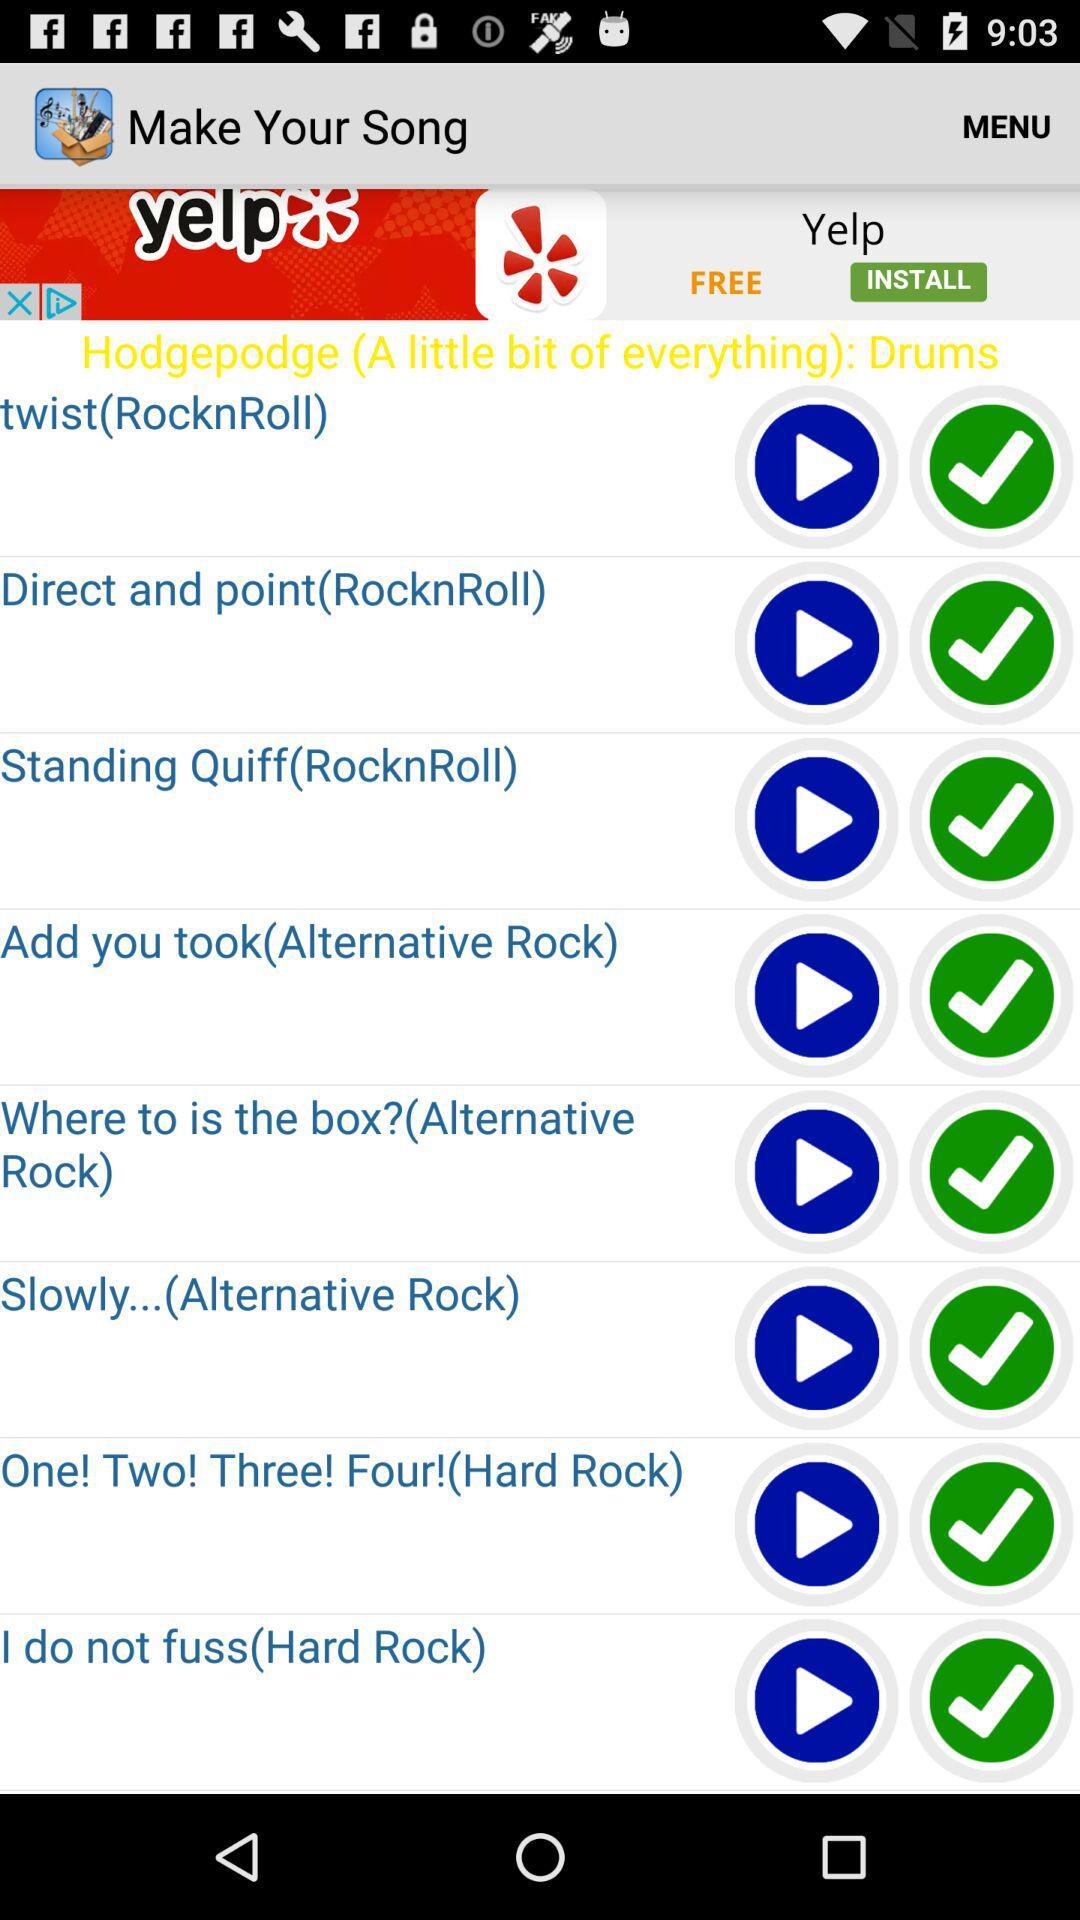 This screenshot has width=1080, height=1920. Describe the element at coordinates (817, 1349) in the screenshot. I see `icon` at that location.